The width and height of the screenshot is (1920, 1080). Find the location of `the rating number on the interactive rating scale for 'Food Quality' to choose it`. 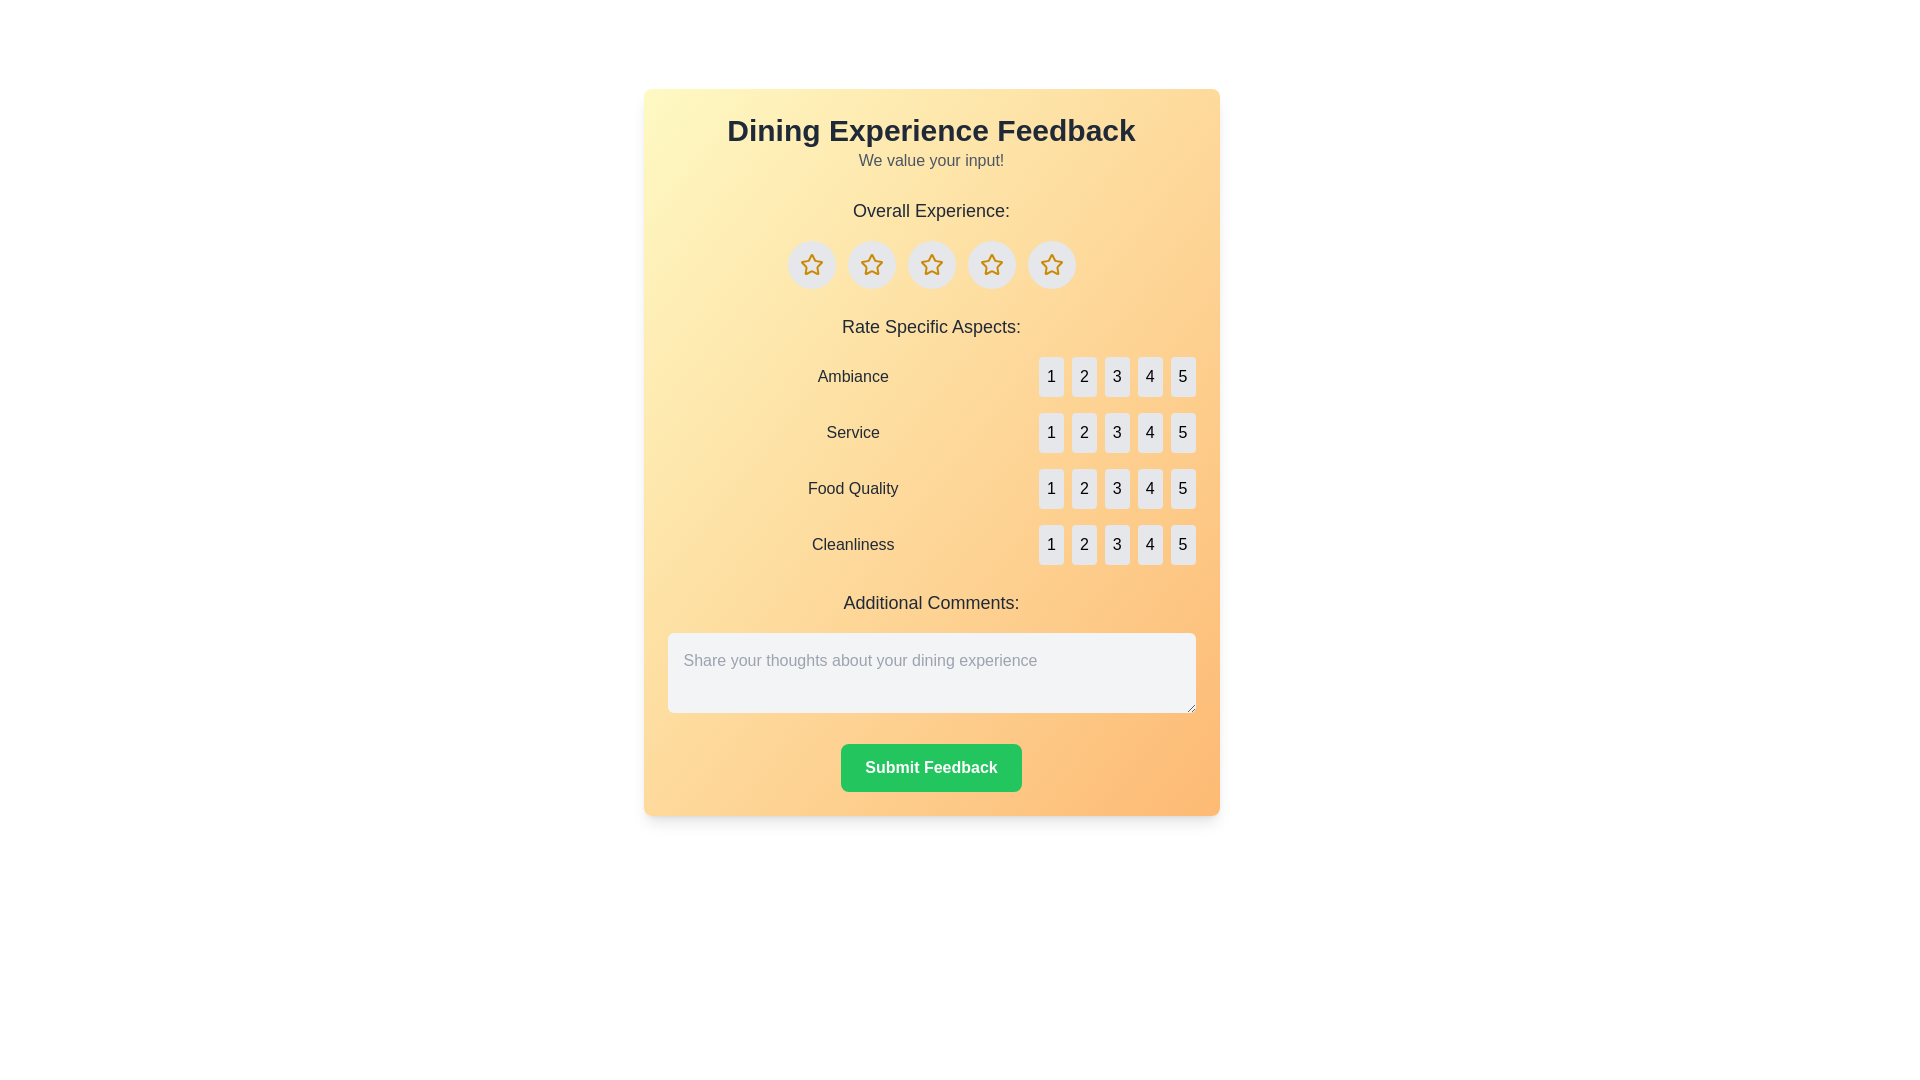

the rating number on the interactive rating scale for 'Food Quality' to choose it is located at coordinates (930, 489).